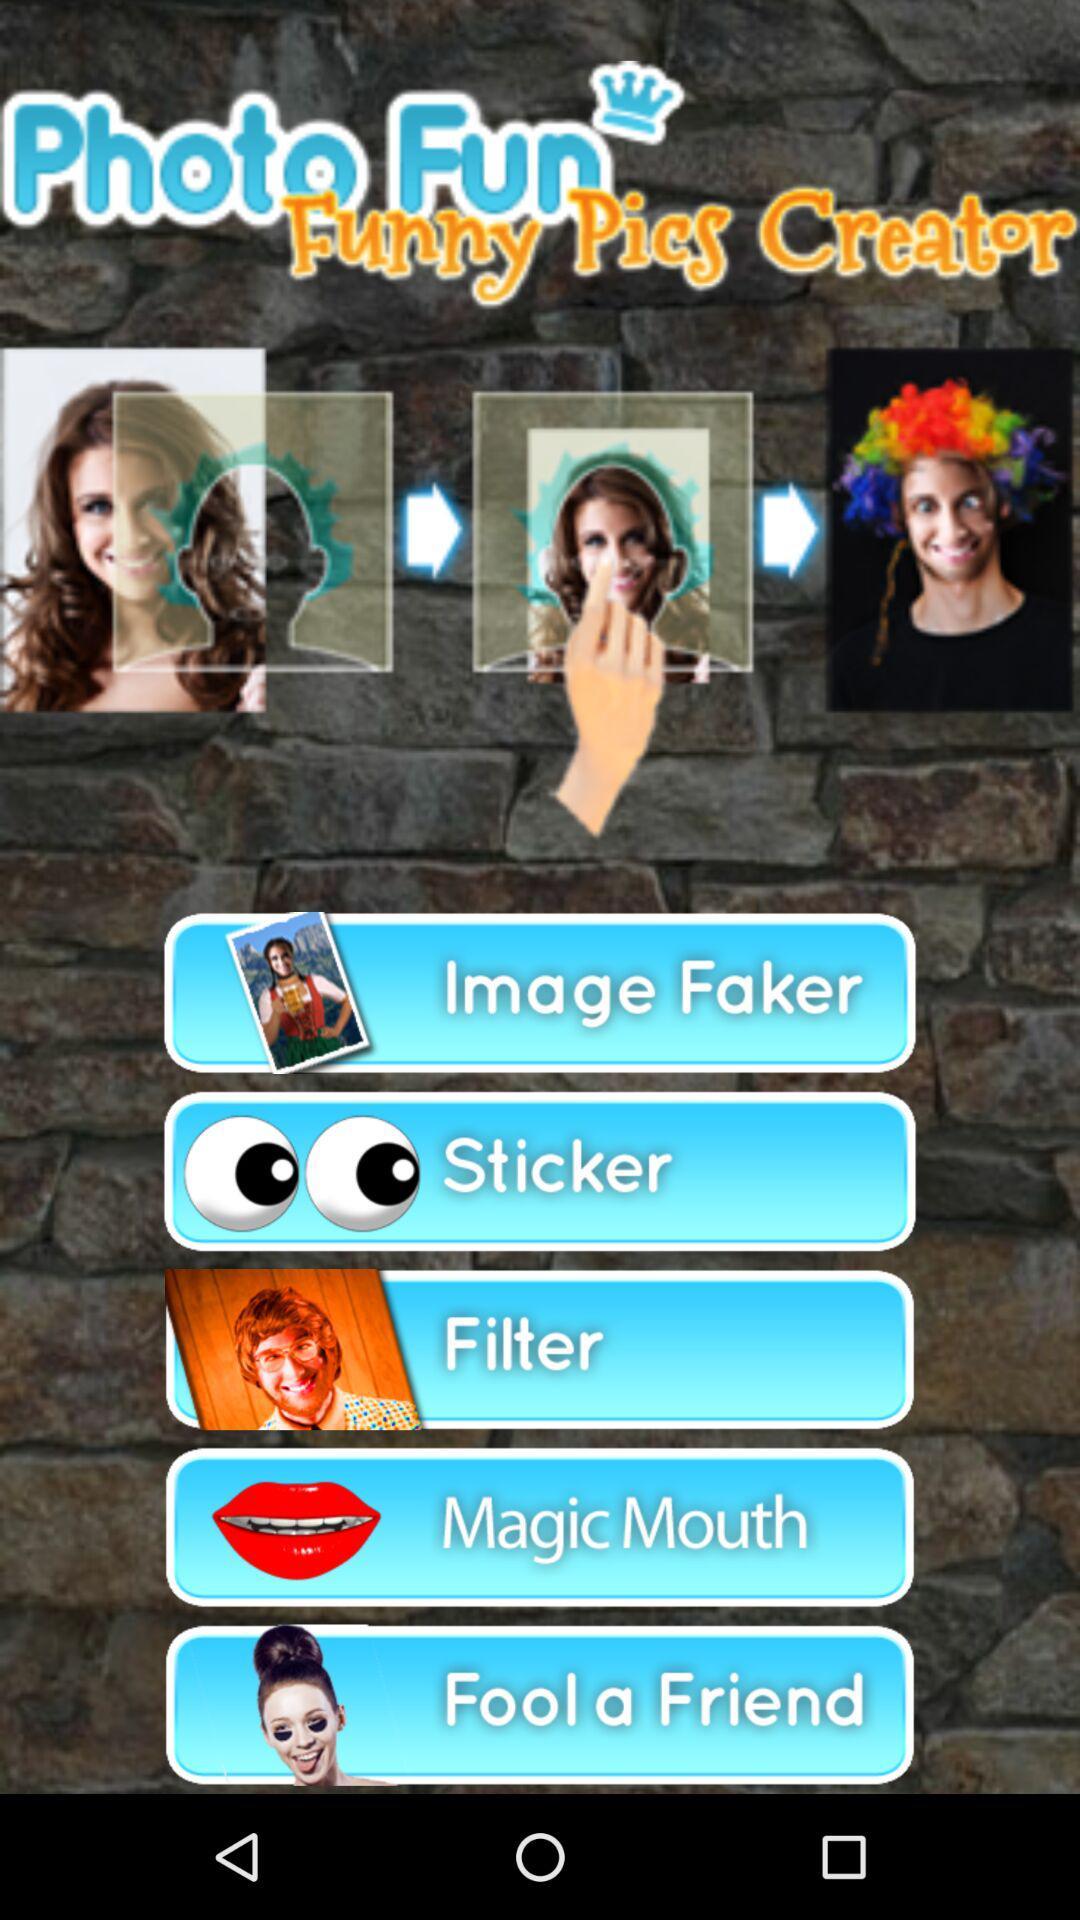 This screenshot has height=1920, width=1080. I want to click on open filter, so click(540, 1349).